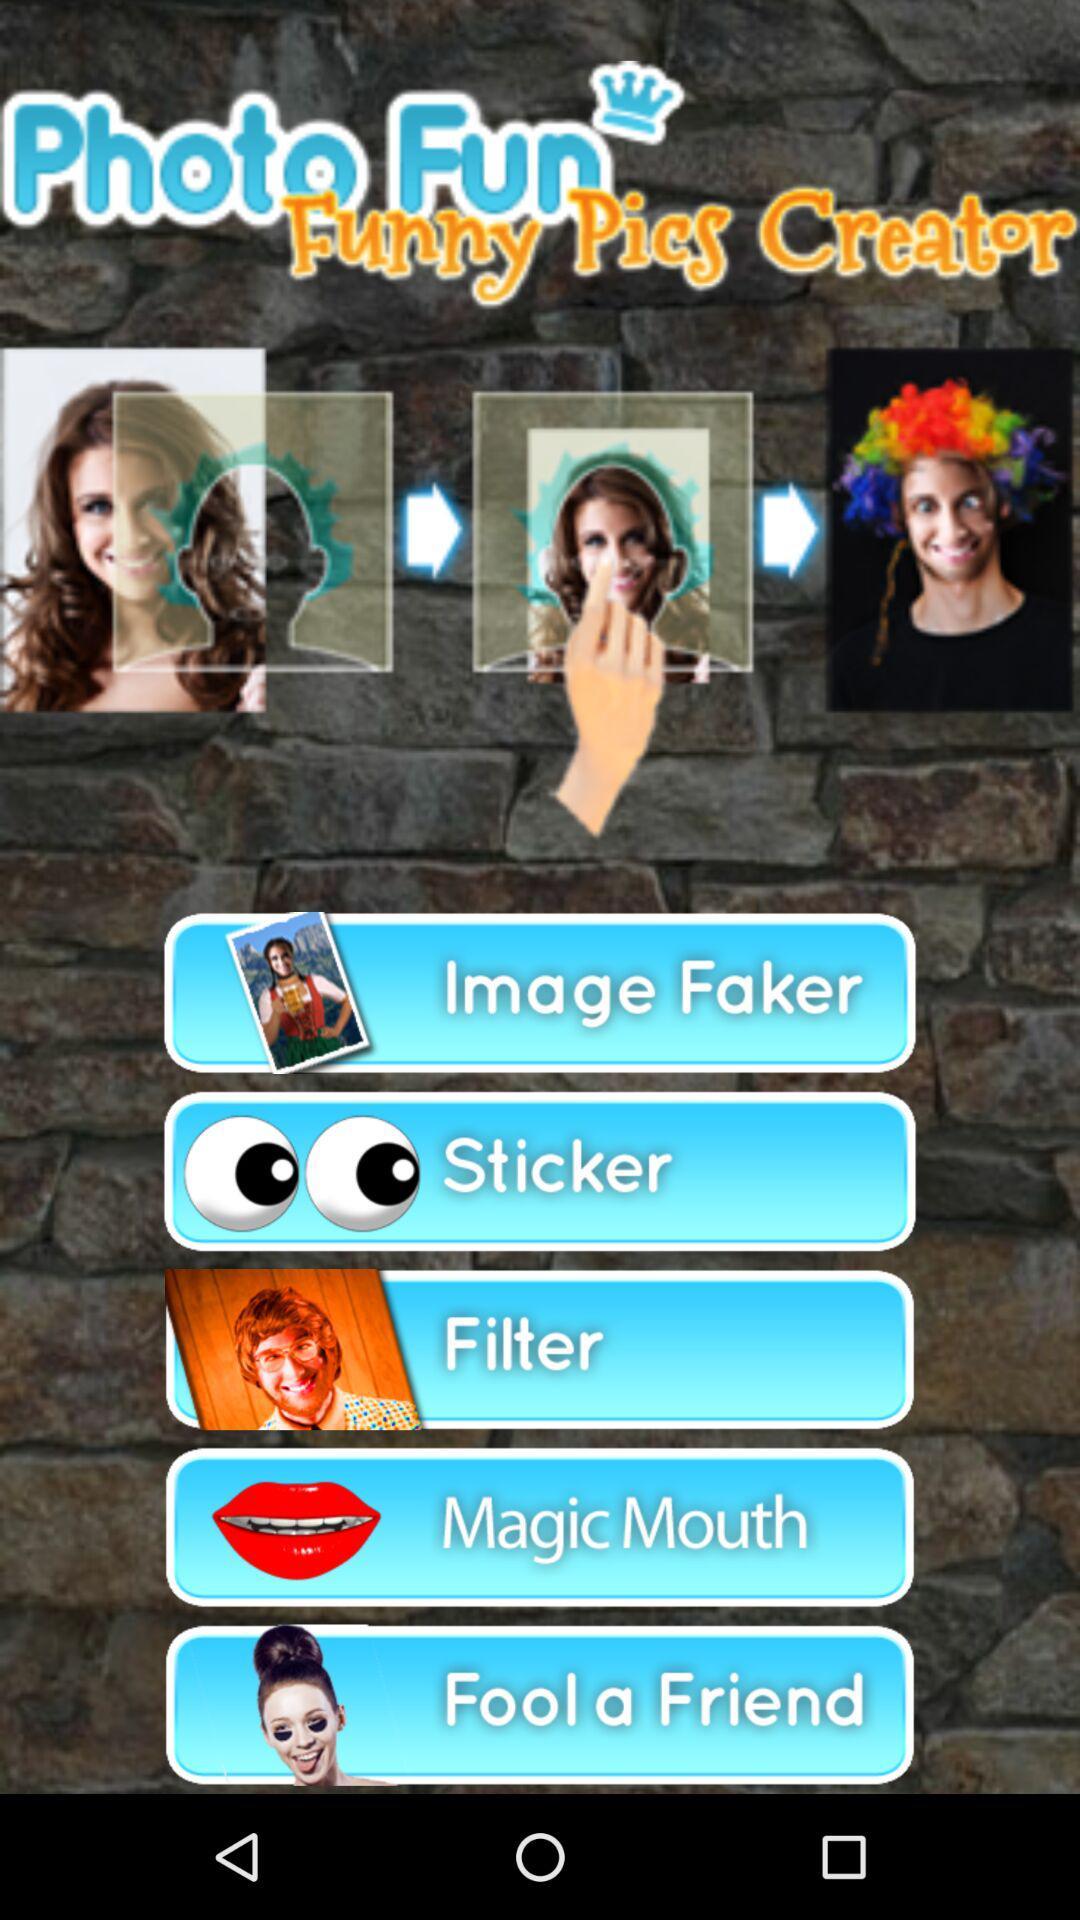 This screenshot has height=1920, width=1080. I want to click on open filter, so click(540, 1349).